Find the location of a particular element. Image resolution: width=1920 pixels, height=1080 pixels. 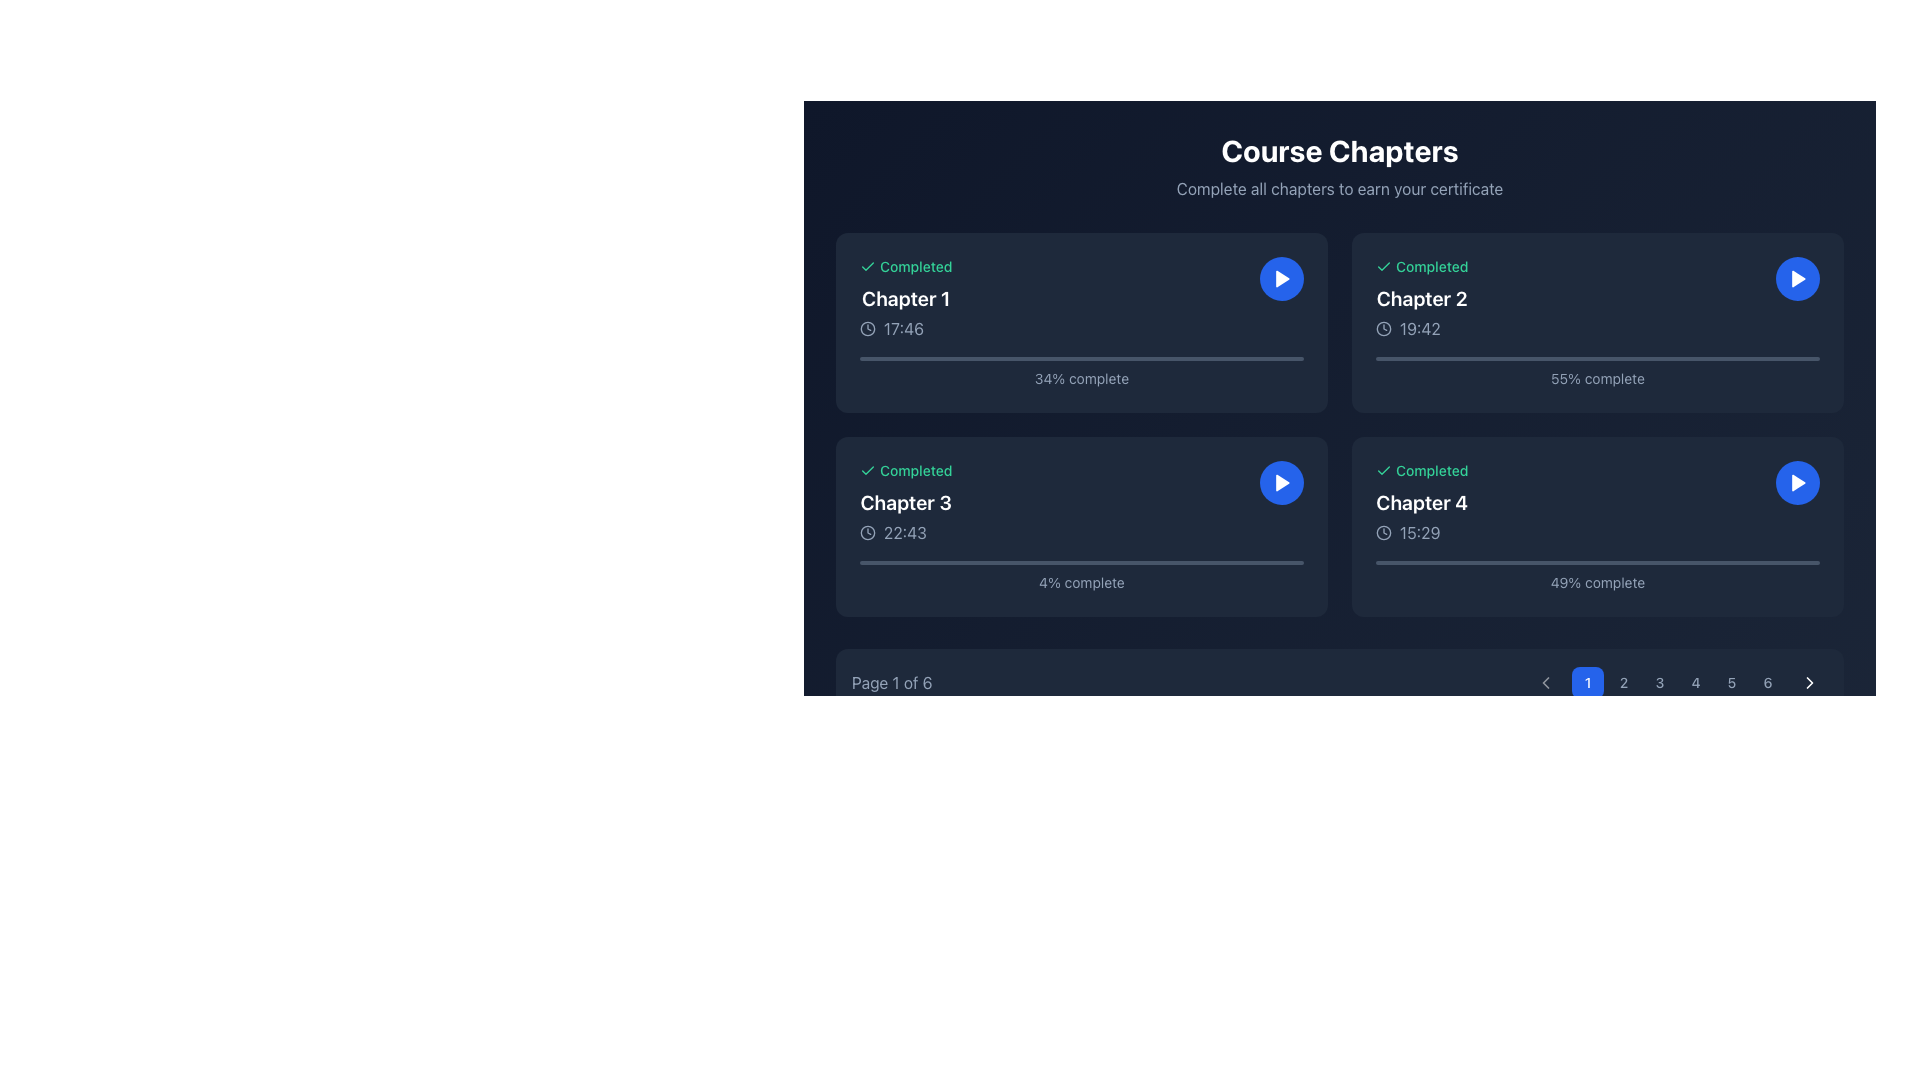

the Status Label with Icon that displays 'Completed' and has a checkmark icon, located in the top-left corner of the 'Chapter 2' card in the 'Course Chapters' grid layout is located at coordinates (1421, 265).